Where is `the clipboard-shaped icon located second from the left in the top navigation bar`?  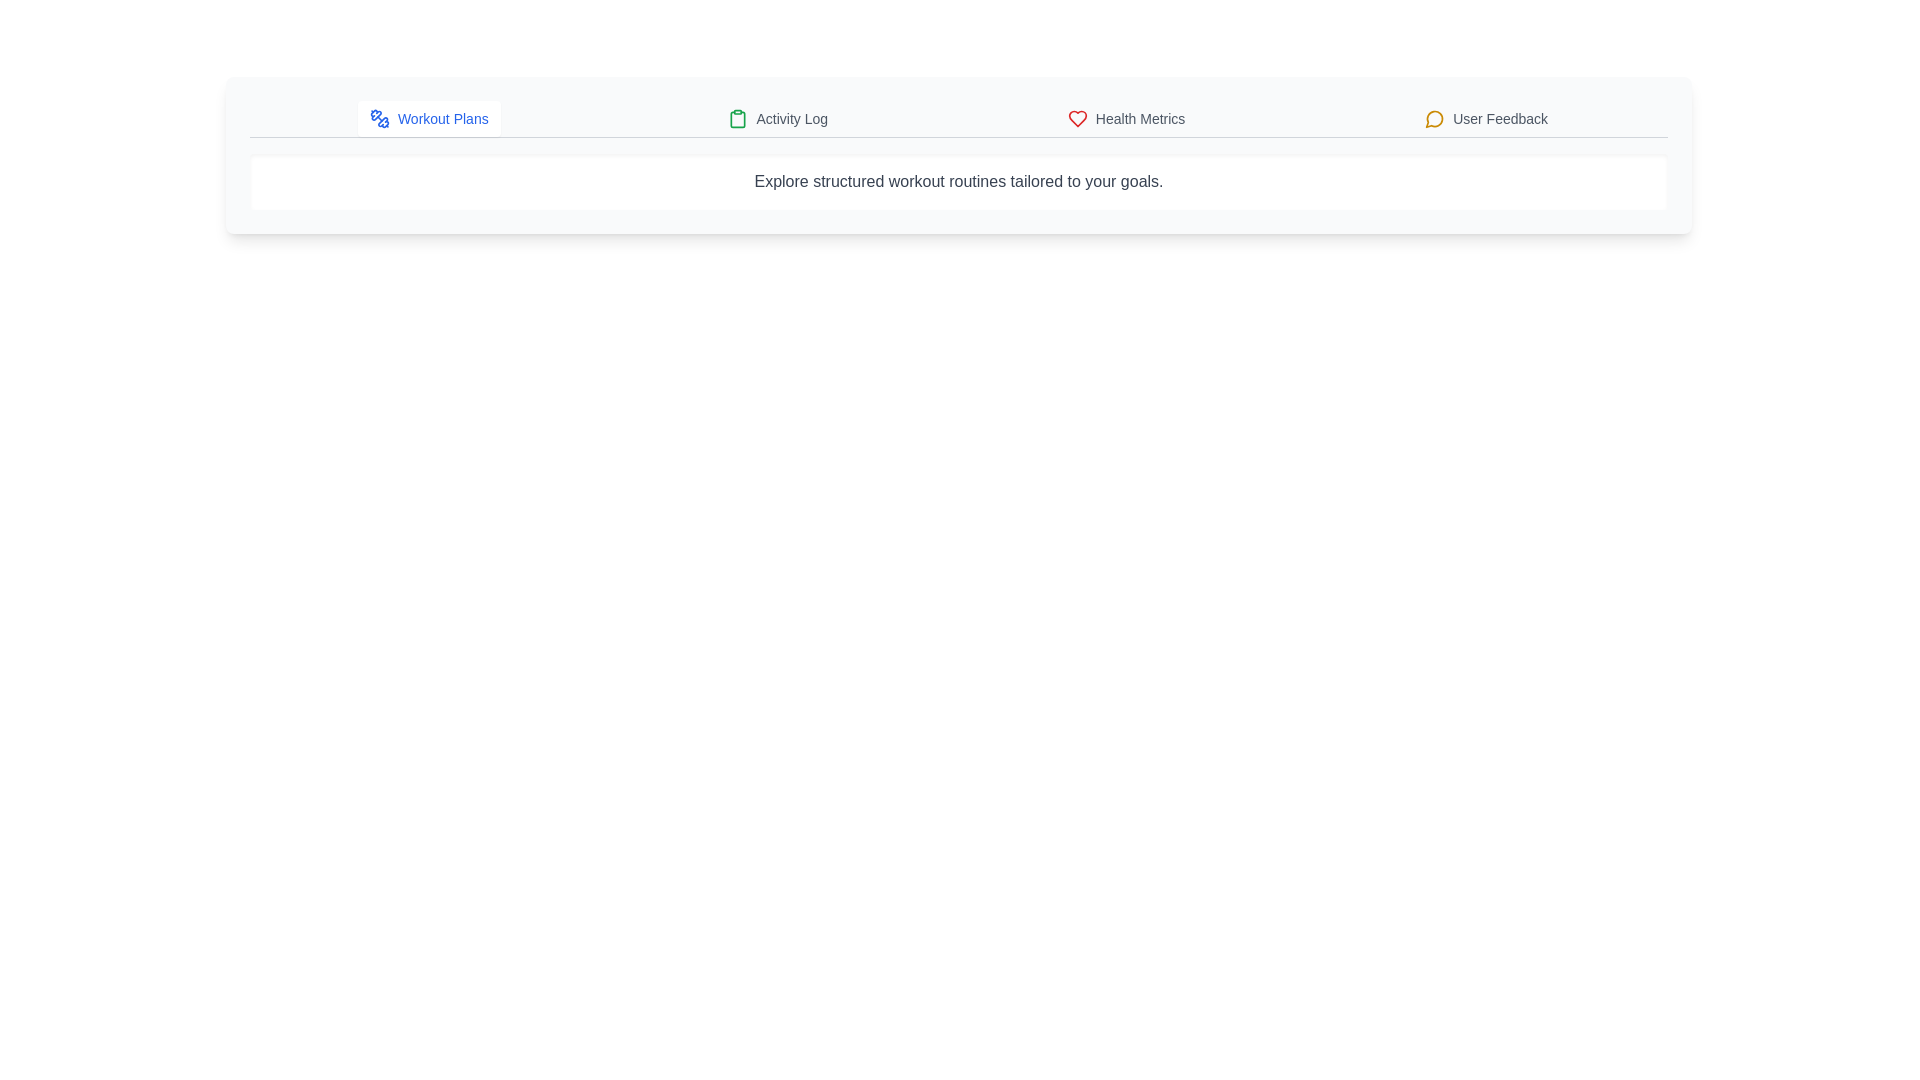
the clipboard-shaped icon located second from the left in the top navigation bar is located at coordinates (737, 119).